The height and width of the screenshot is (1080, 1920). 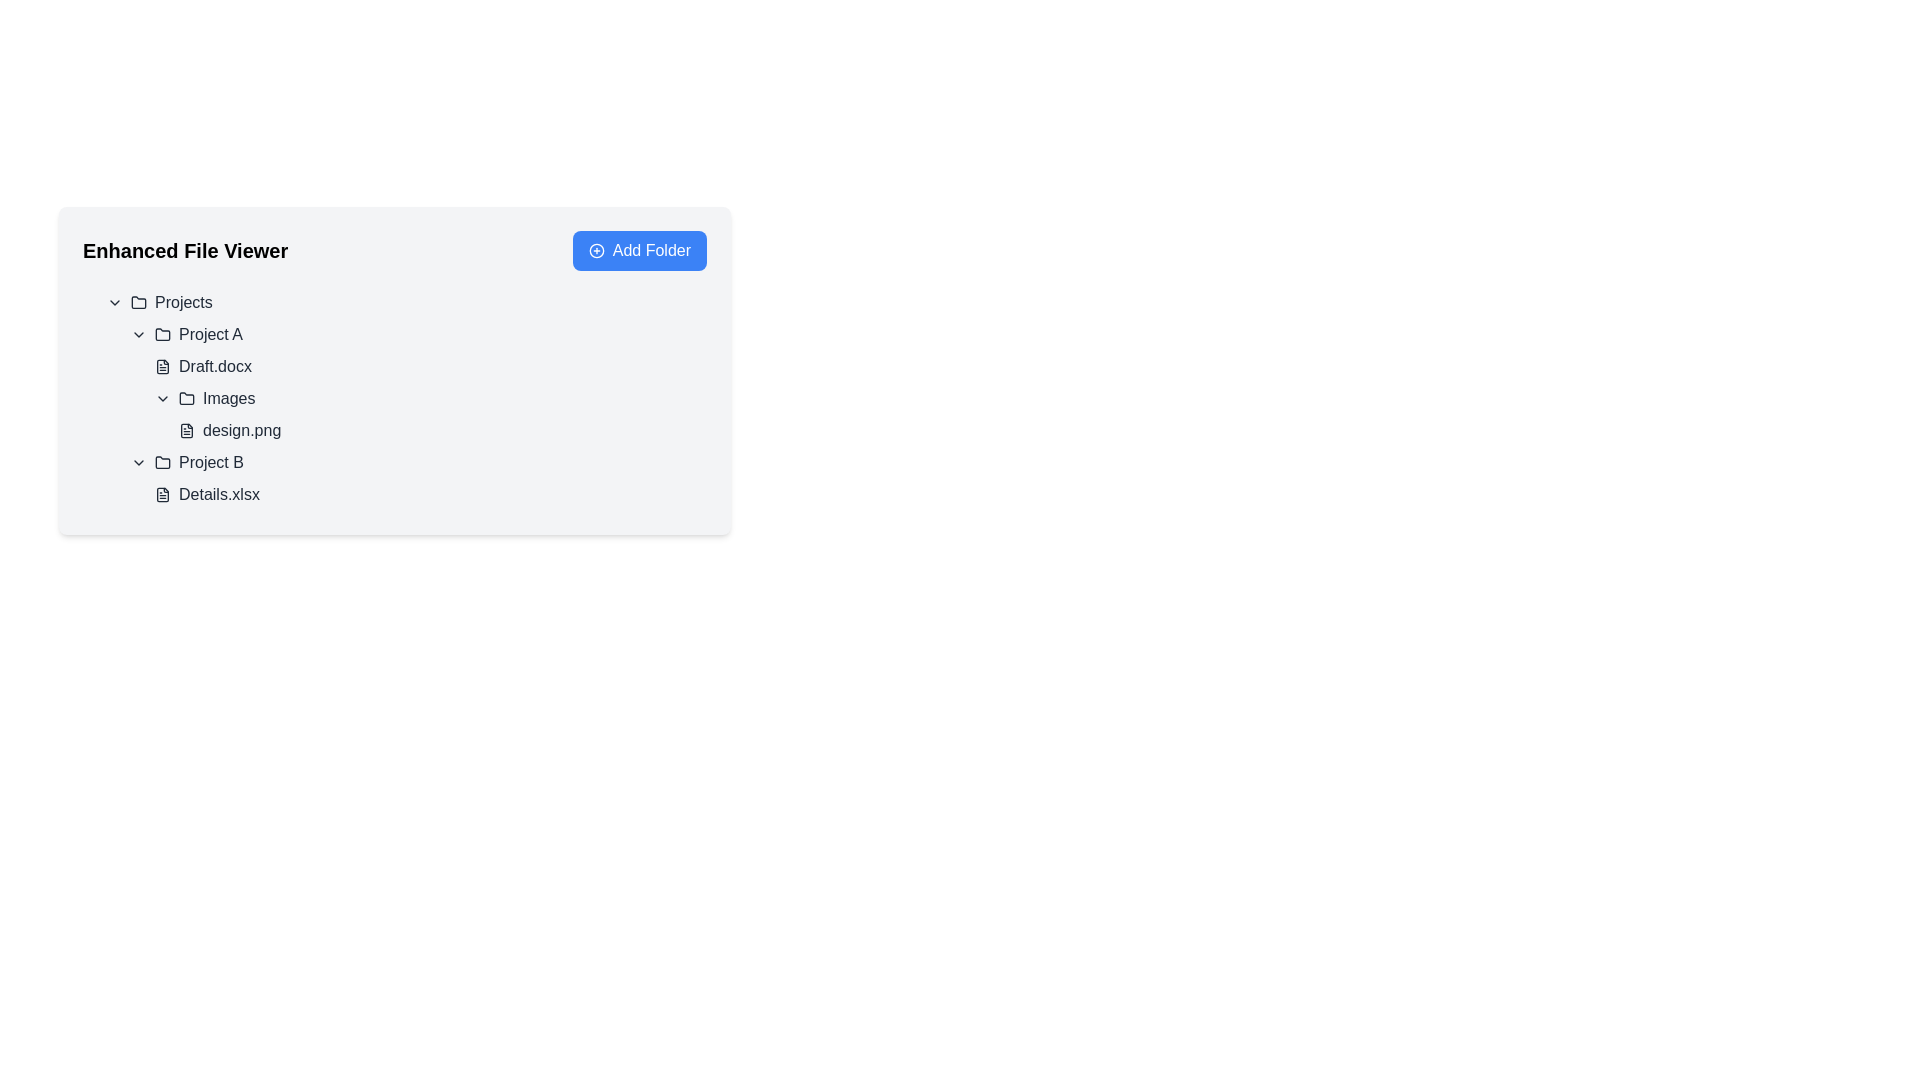 What do you see at coordinates (406, 478) in the screenshot?
I see `the file entry named 'Details.xlsx' located under the 'Project B' folder in the tree view` at bounding box center [406, 478].